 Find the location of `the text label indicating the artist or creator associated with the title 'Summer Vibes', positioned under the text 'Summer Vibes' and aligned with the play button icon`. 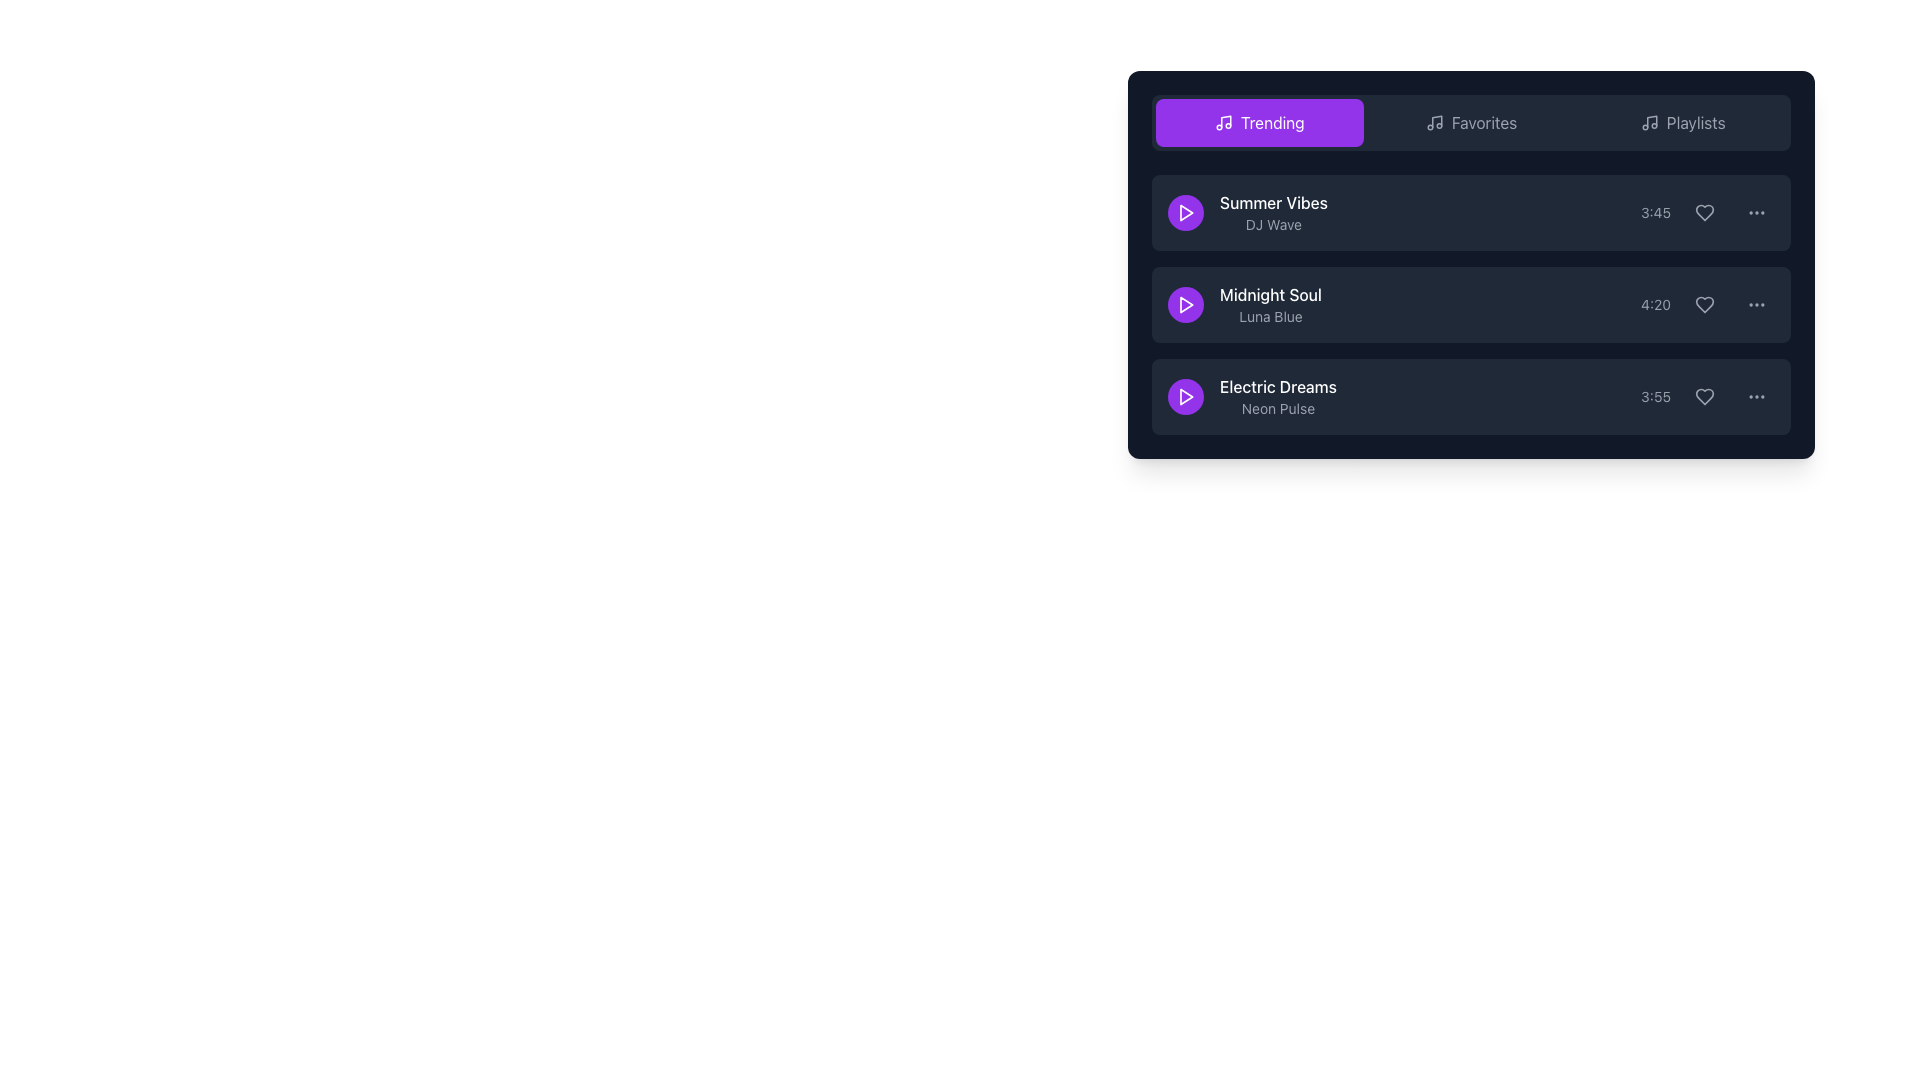

the text label indicating the artist or creator associated with the title 'Summer Vibes', positioned under the text 'Summer Vibes' and aligned with the play button icon is located at coordinates (1272, 224).